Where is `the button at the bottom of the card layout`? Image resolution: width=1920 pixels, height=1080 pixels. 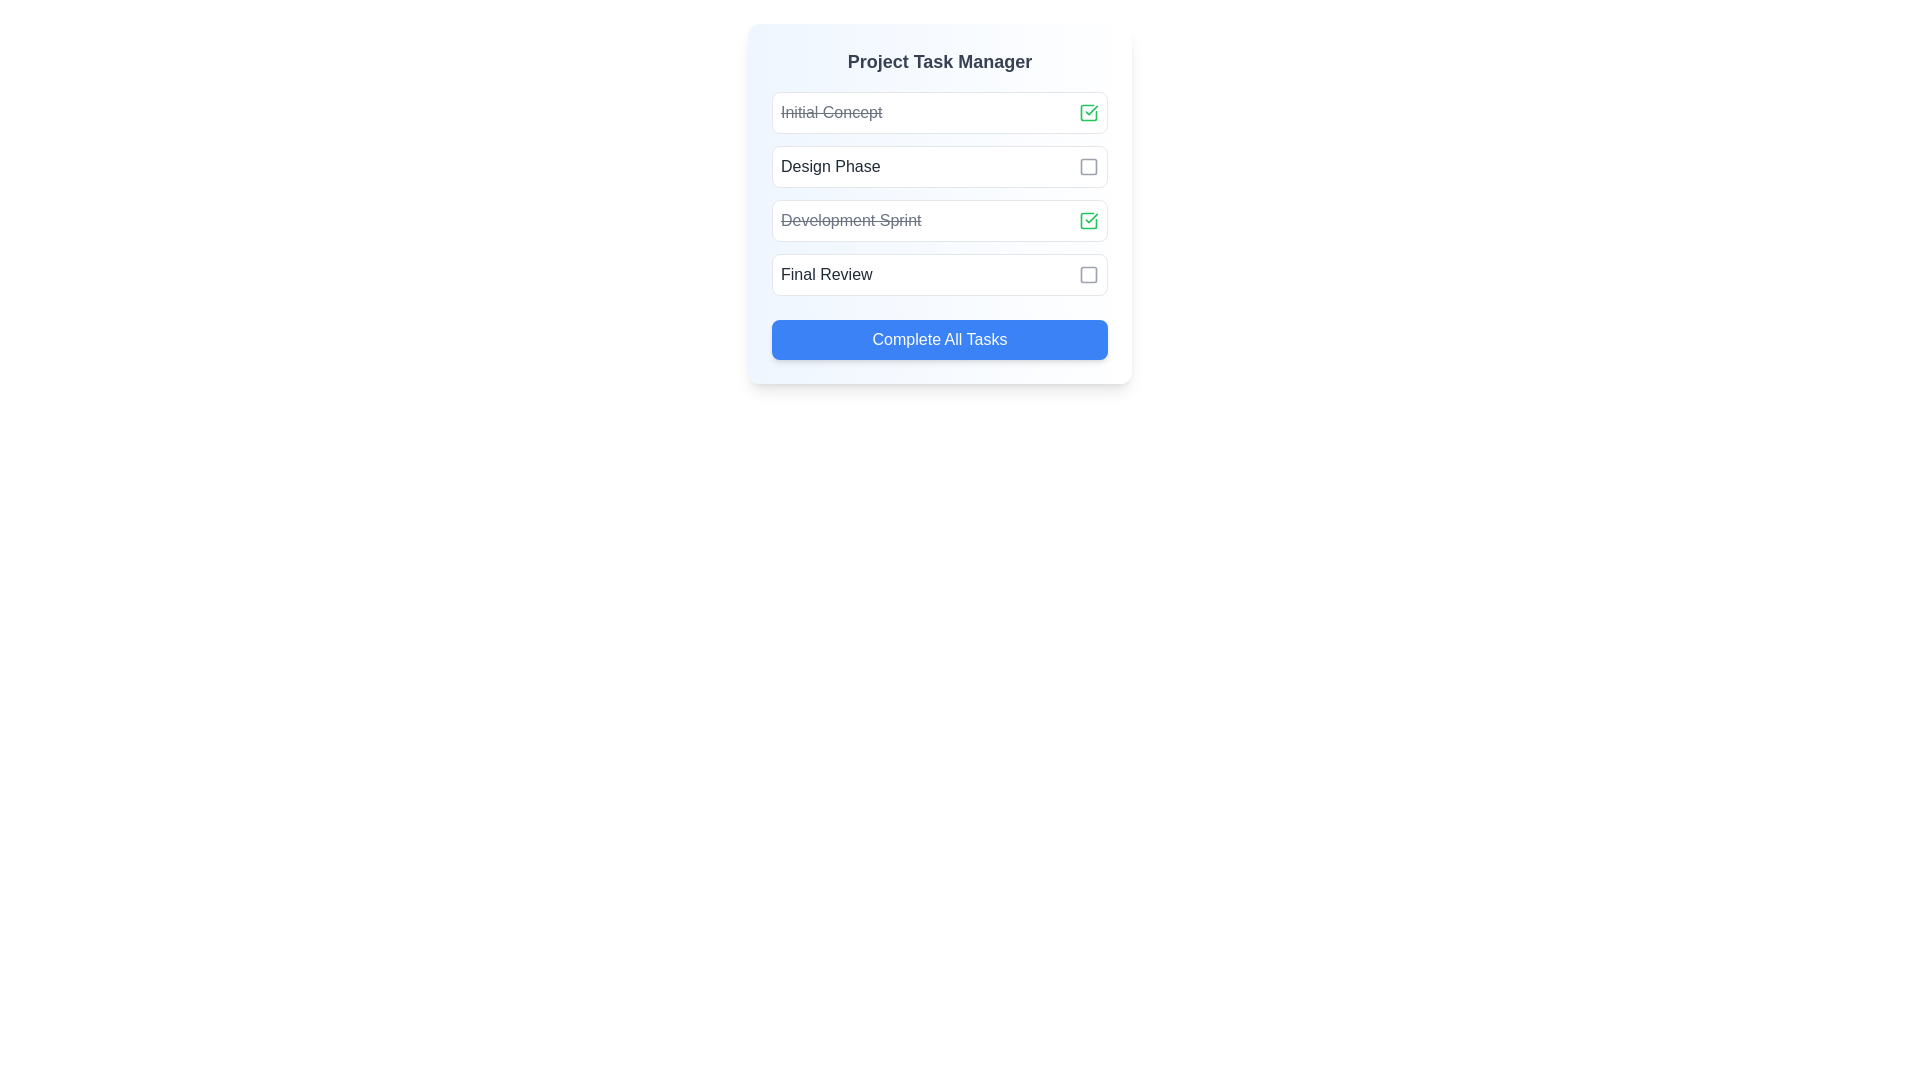 the button at the bottom of the card layout is located at coordinates (939, 338).